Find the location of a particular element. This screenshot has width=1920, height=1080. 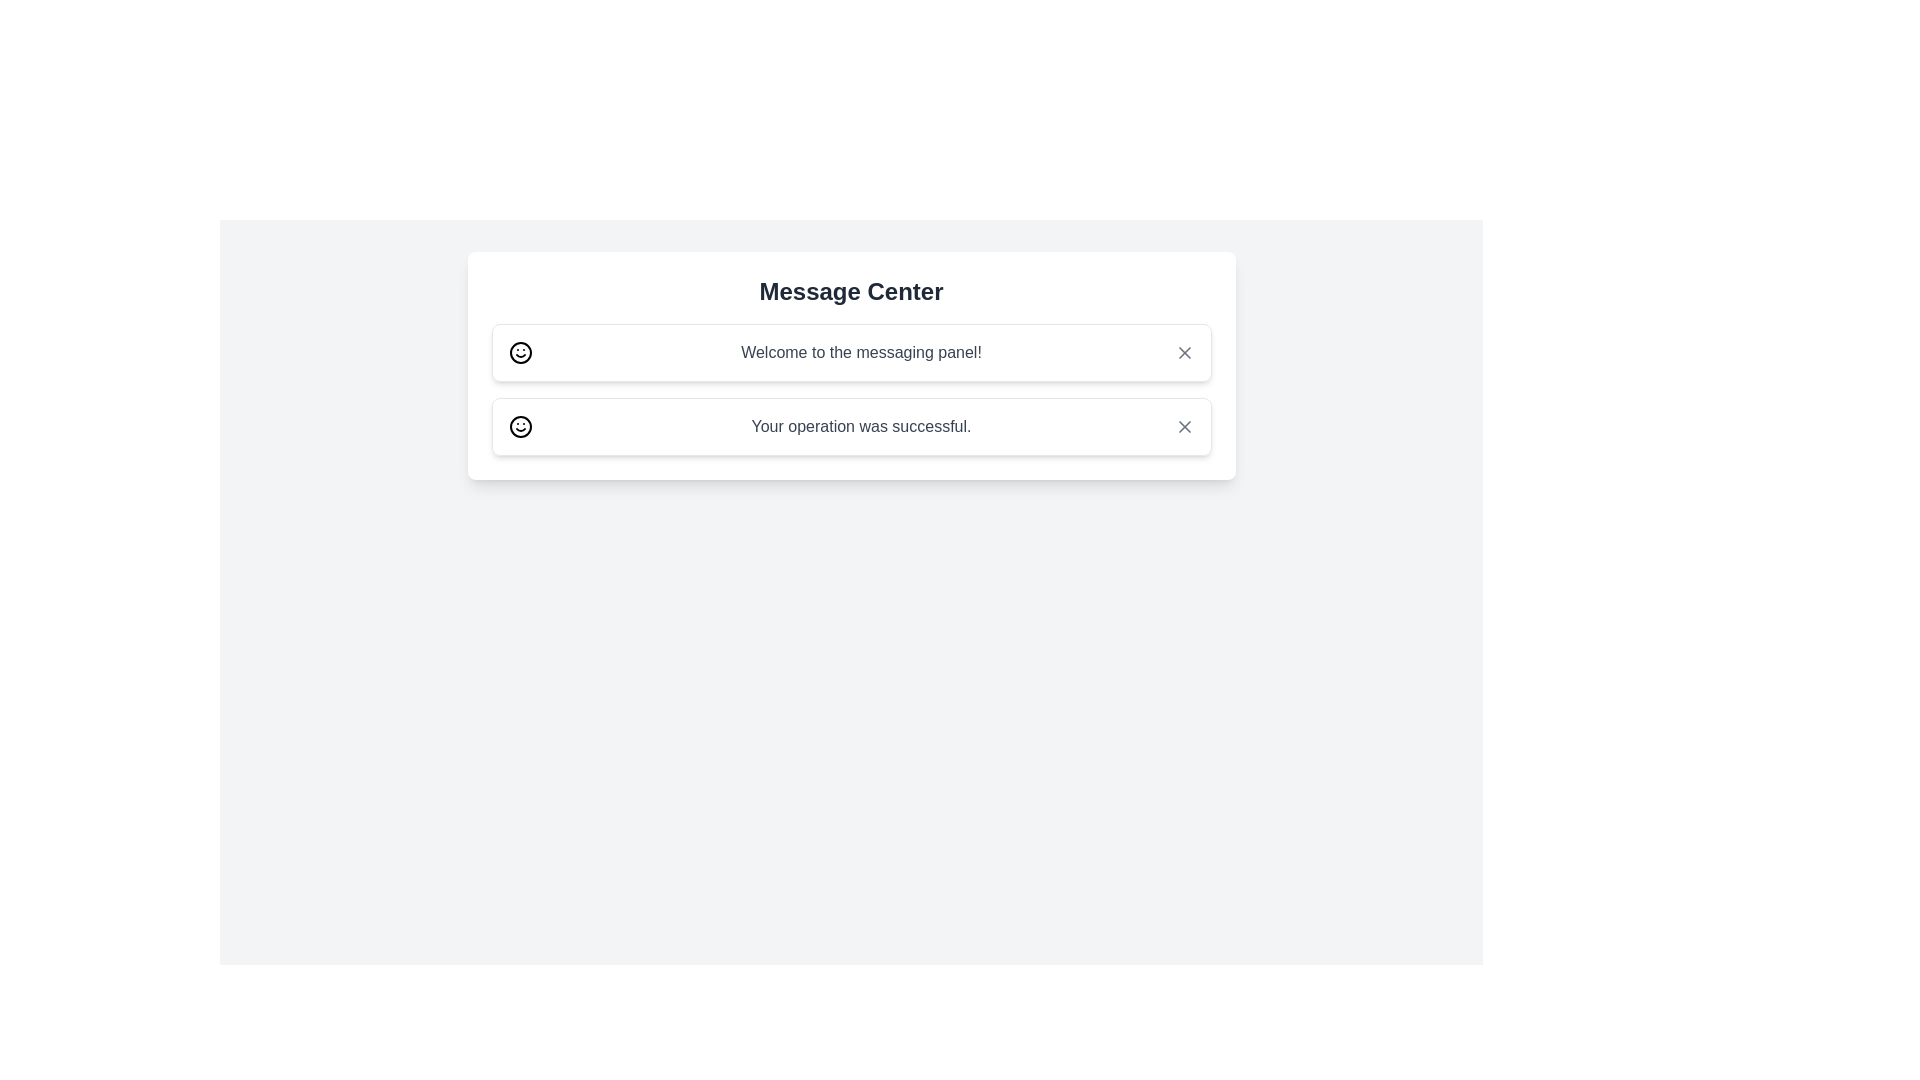

the friendly icon located on the leftmost side of the top row within the card that contains the message 'Welcome to the messaging panel!' is located at coordinates (520, 352).